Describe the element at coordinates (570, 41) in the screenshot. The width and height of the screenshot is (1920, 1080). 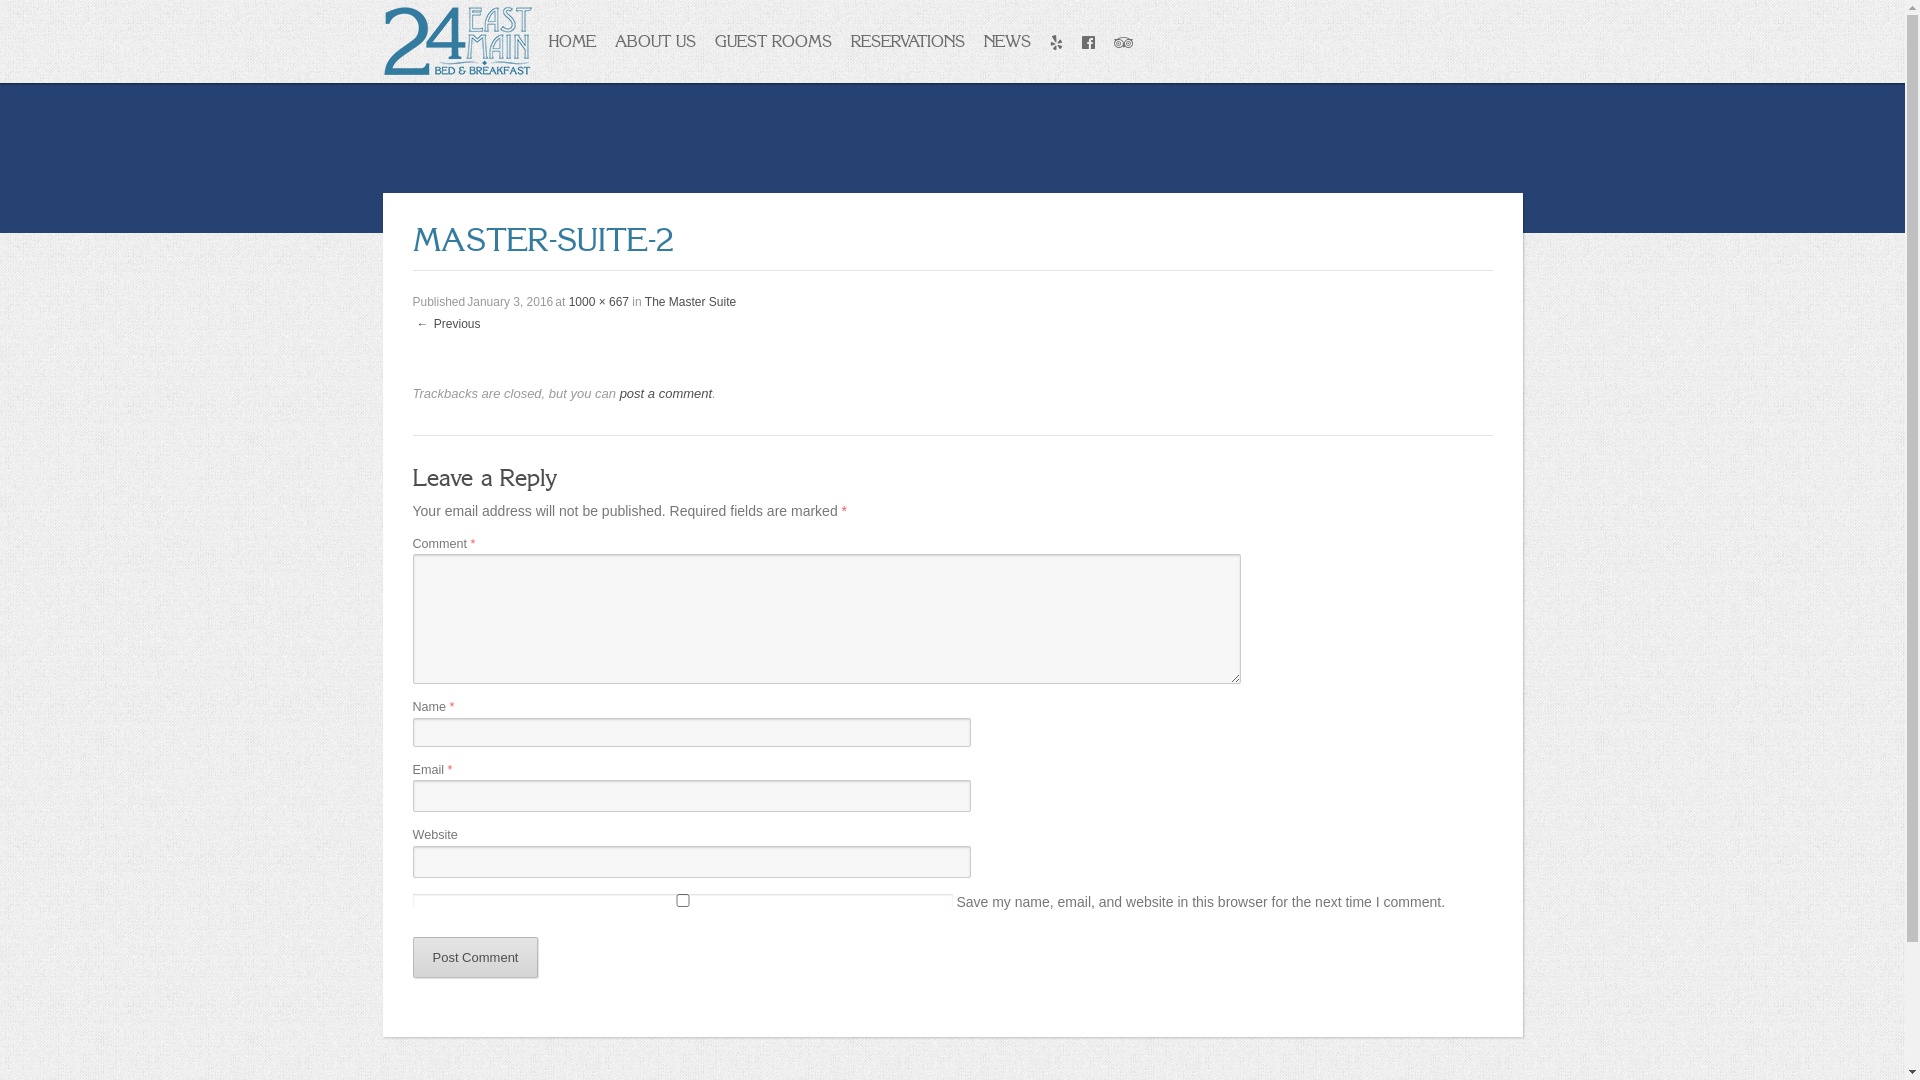
I see `'HOME'` at that location.